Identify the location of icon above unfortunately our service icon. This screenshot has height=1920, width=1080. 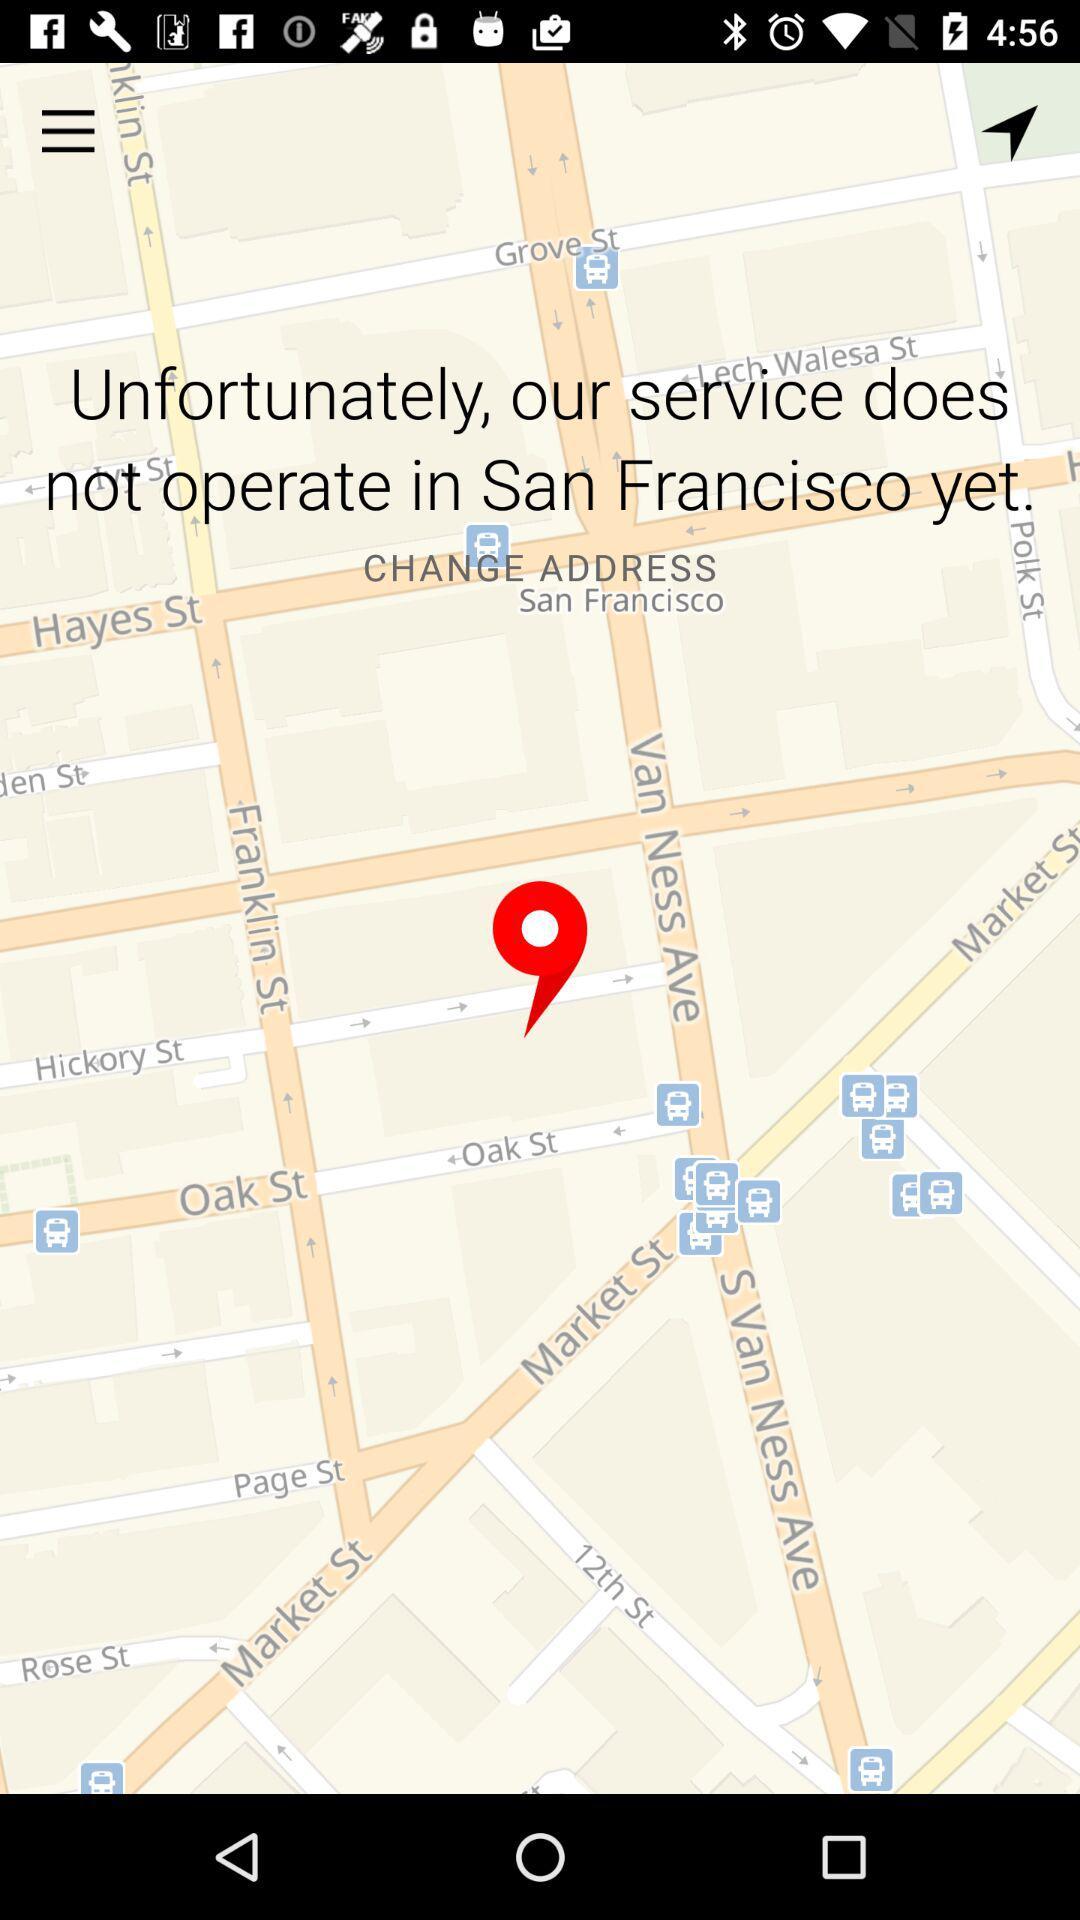
(67, 130).